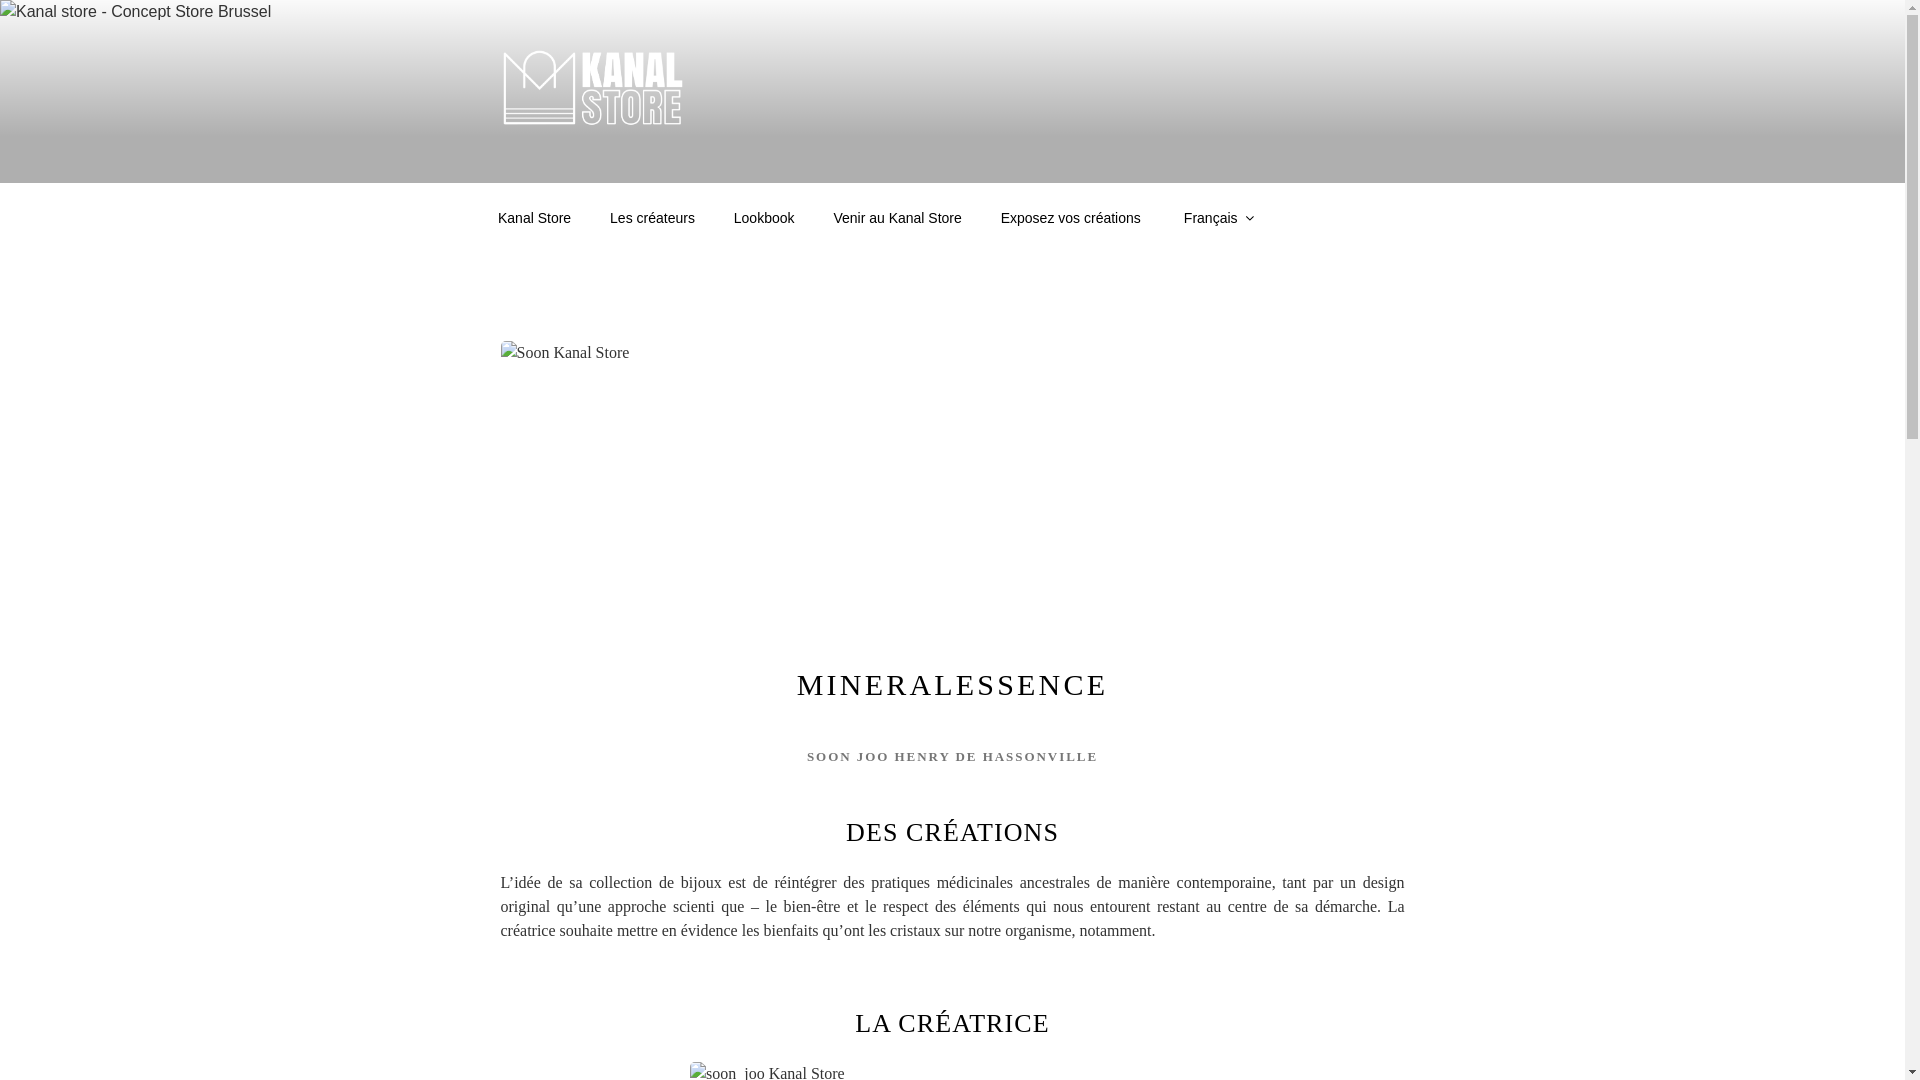 The height and width of the screenshot is (1080, 1920). I want to click on 'Venir au Kanal Store', so click(816, 218).